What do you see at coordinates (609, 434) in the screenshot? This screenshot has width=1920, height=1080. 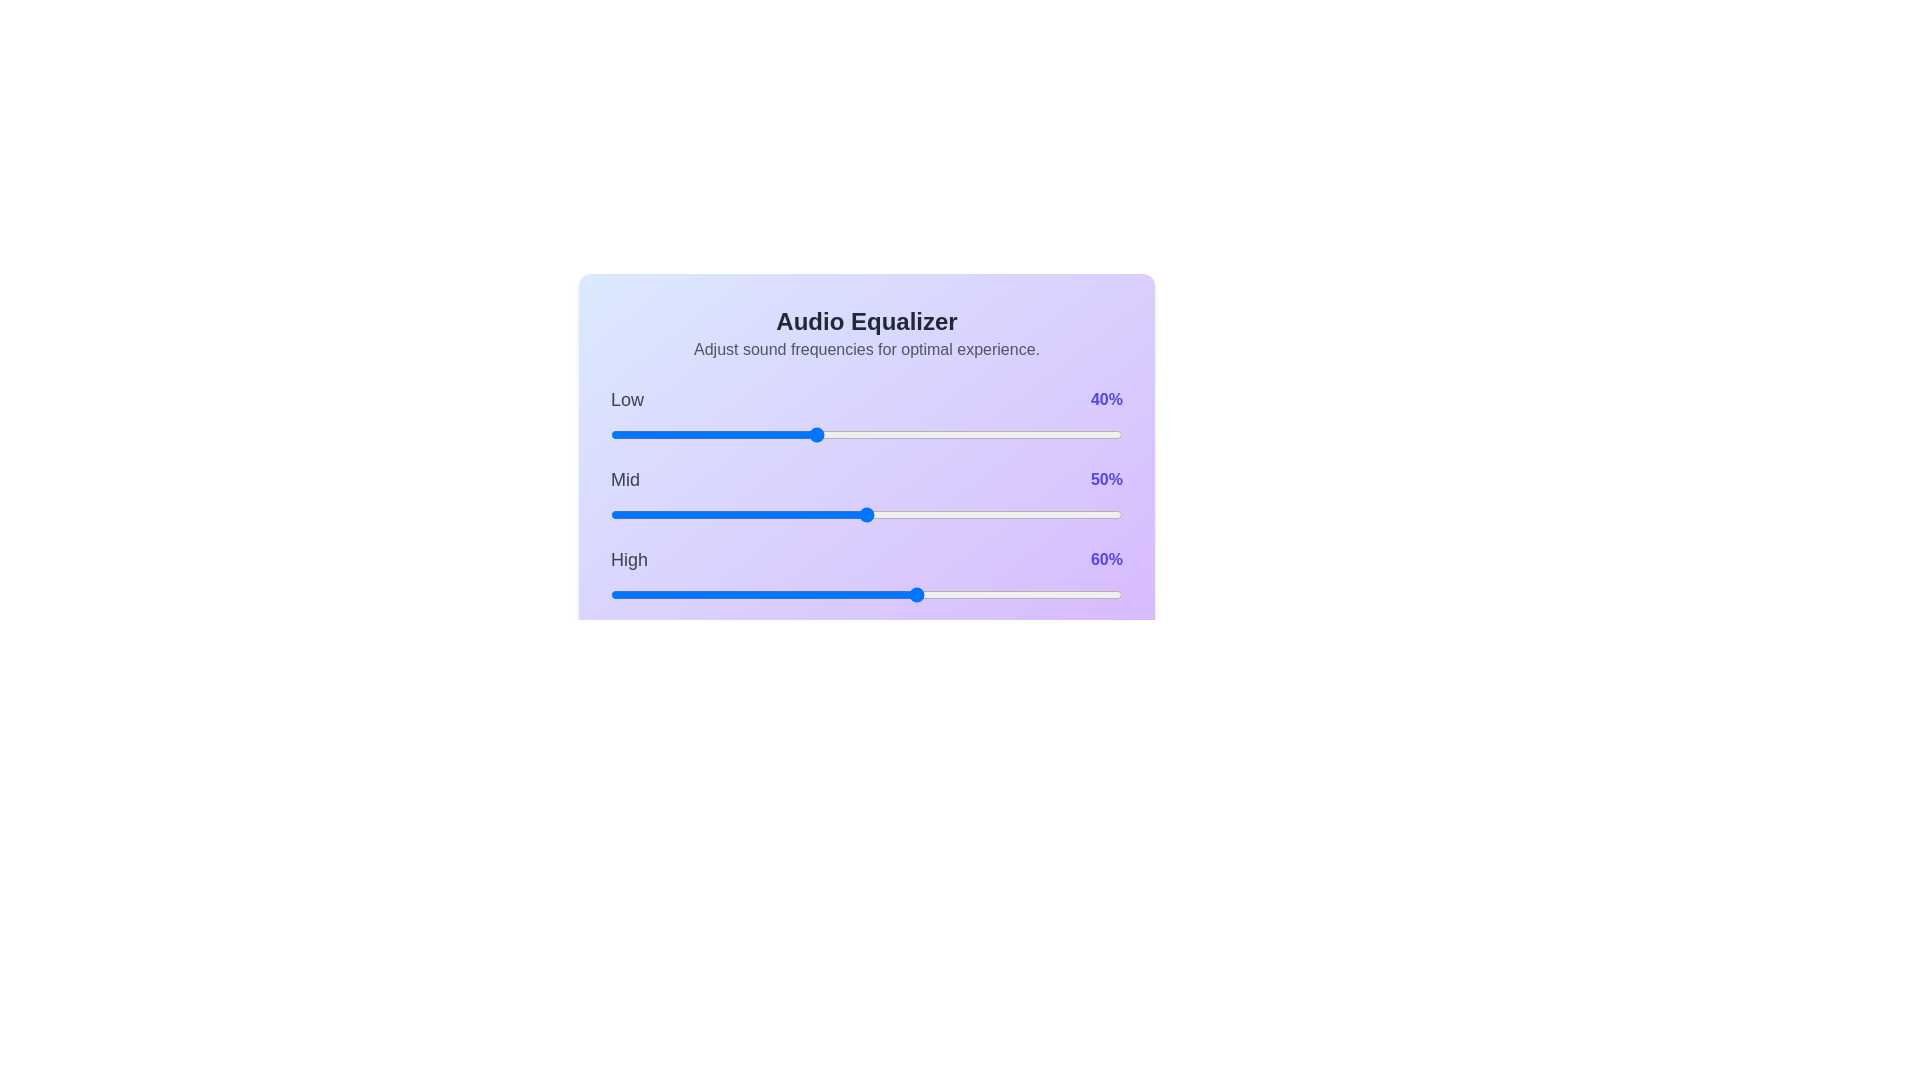 I see `the low frequency slider to 0%` at bounding box center [609, 434].